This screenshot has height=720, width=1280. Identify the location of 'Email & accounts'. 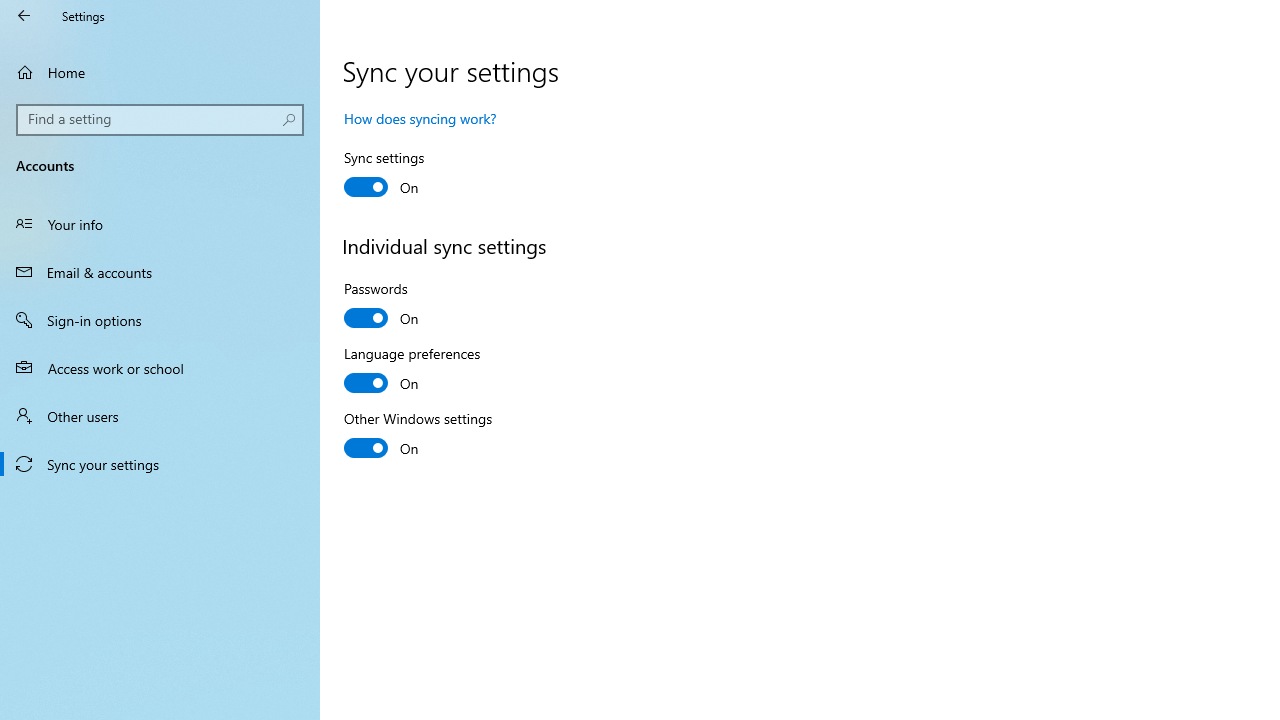
(160, 271).